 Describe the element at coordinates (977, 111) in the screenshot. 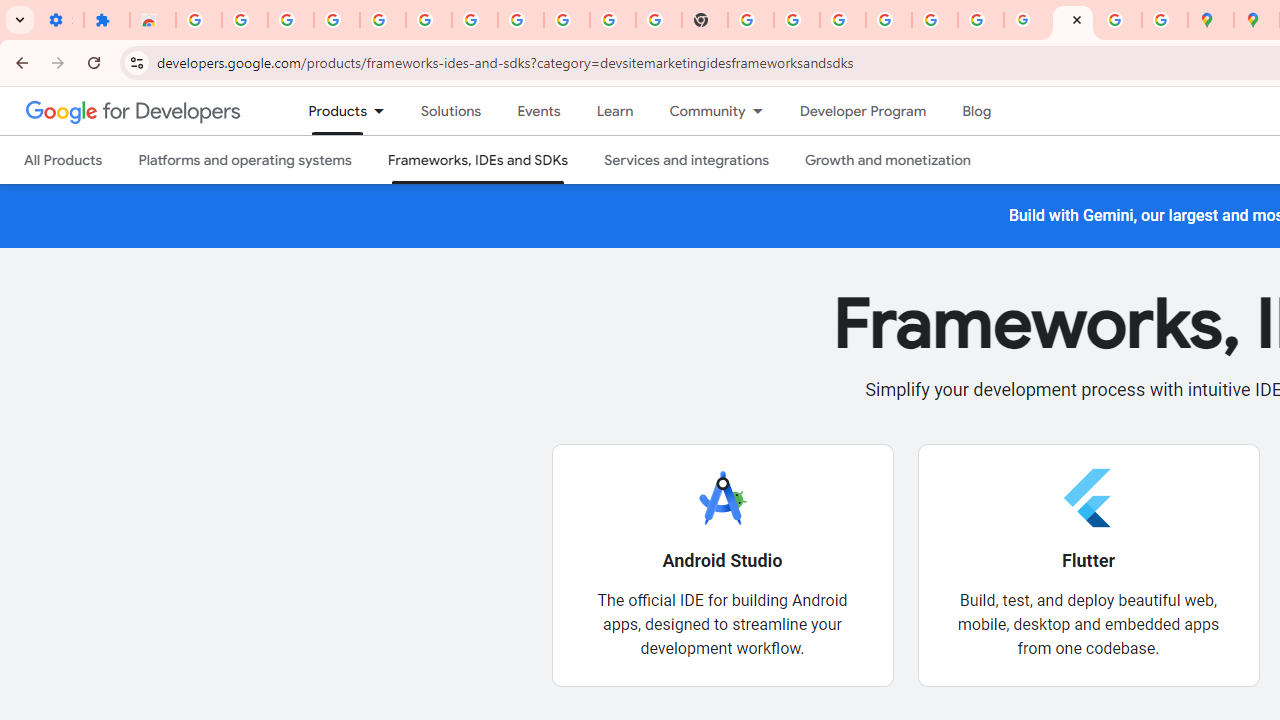

I see `'Blog'` at that location.